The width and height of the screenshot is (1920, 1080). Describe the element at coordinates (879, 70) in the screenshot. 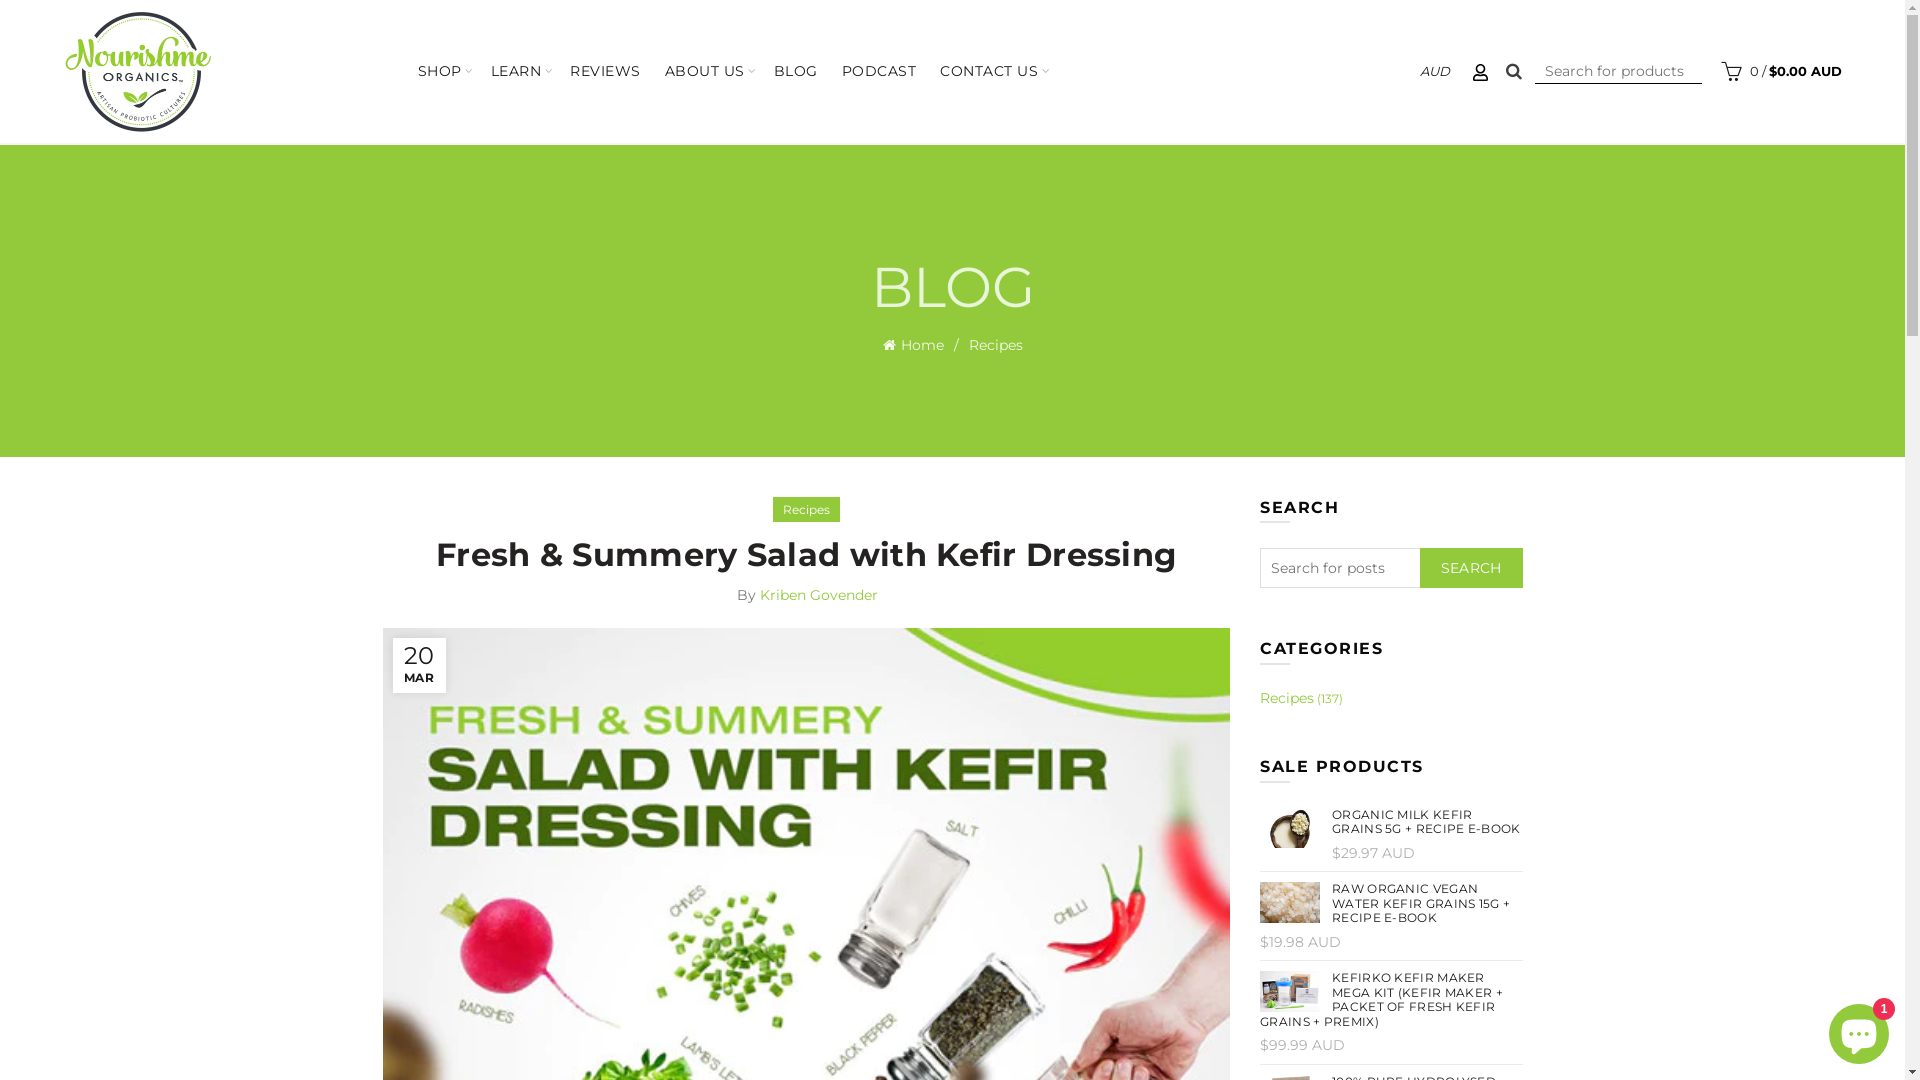

I see `'PODCAST'` at that location.